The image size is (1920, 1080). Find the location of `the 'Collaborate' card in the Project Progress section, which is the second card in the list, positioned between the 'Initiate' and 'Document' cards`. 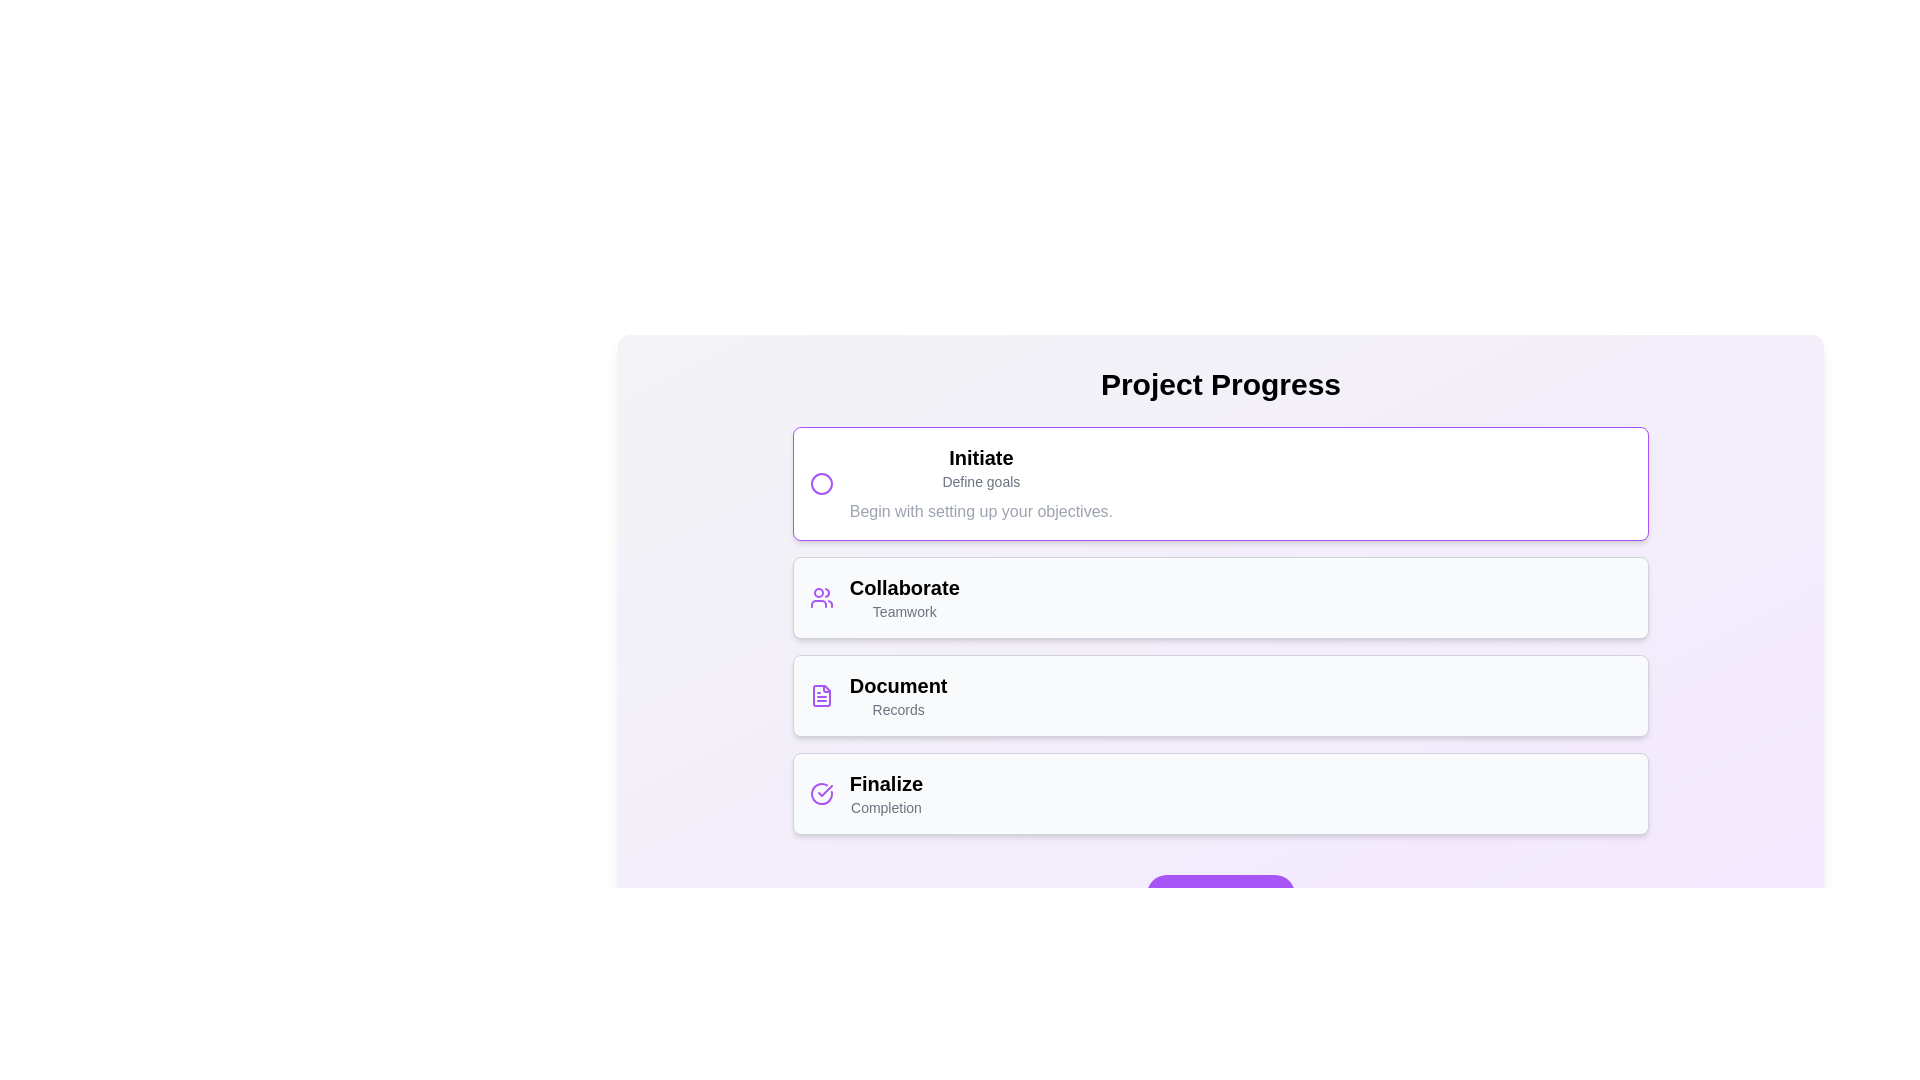

the 'Collaborate' card in the Project Progress section, which is the second card in the list, positioned between the 'Initiate' and 'Document' cards is located at coordinates (1219, 596).